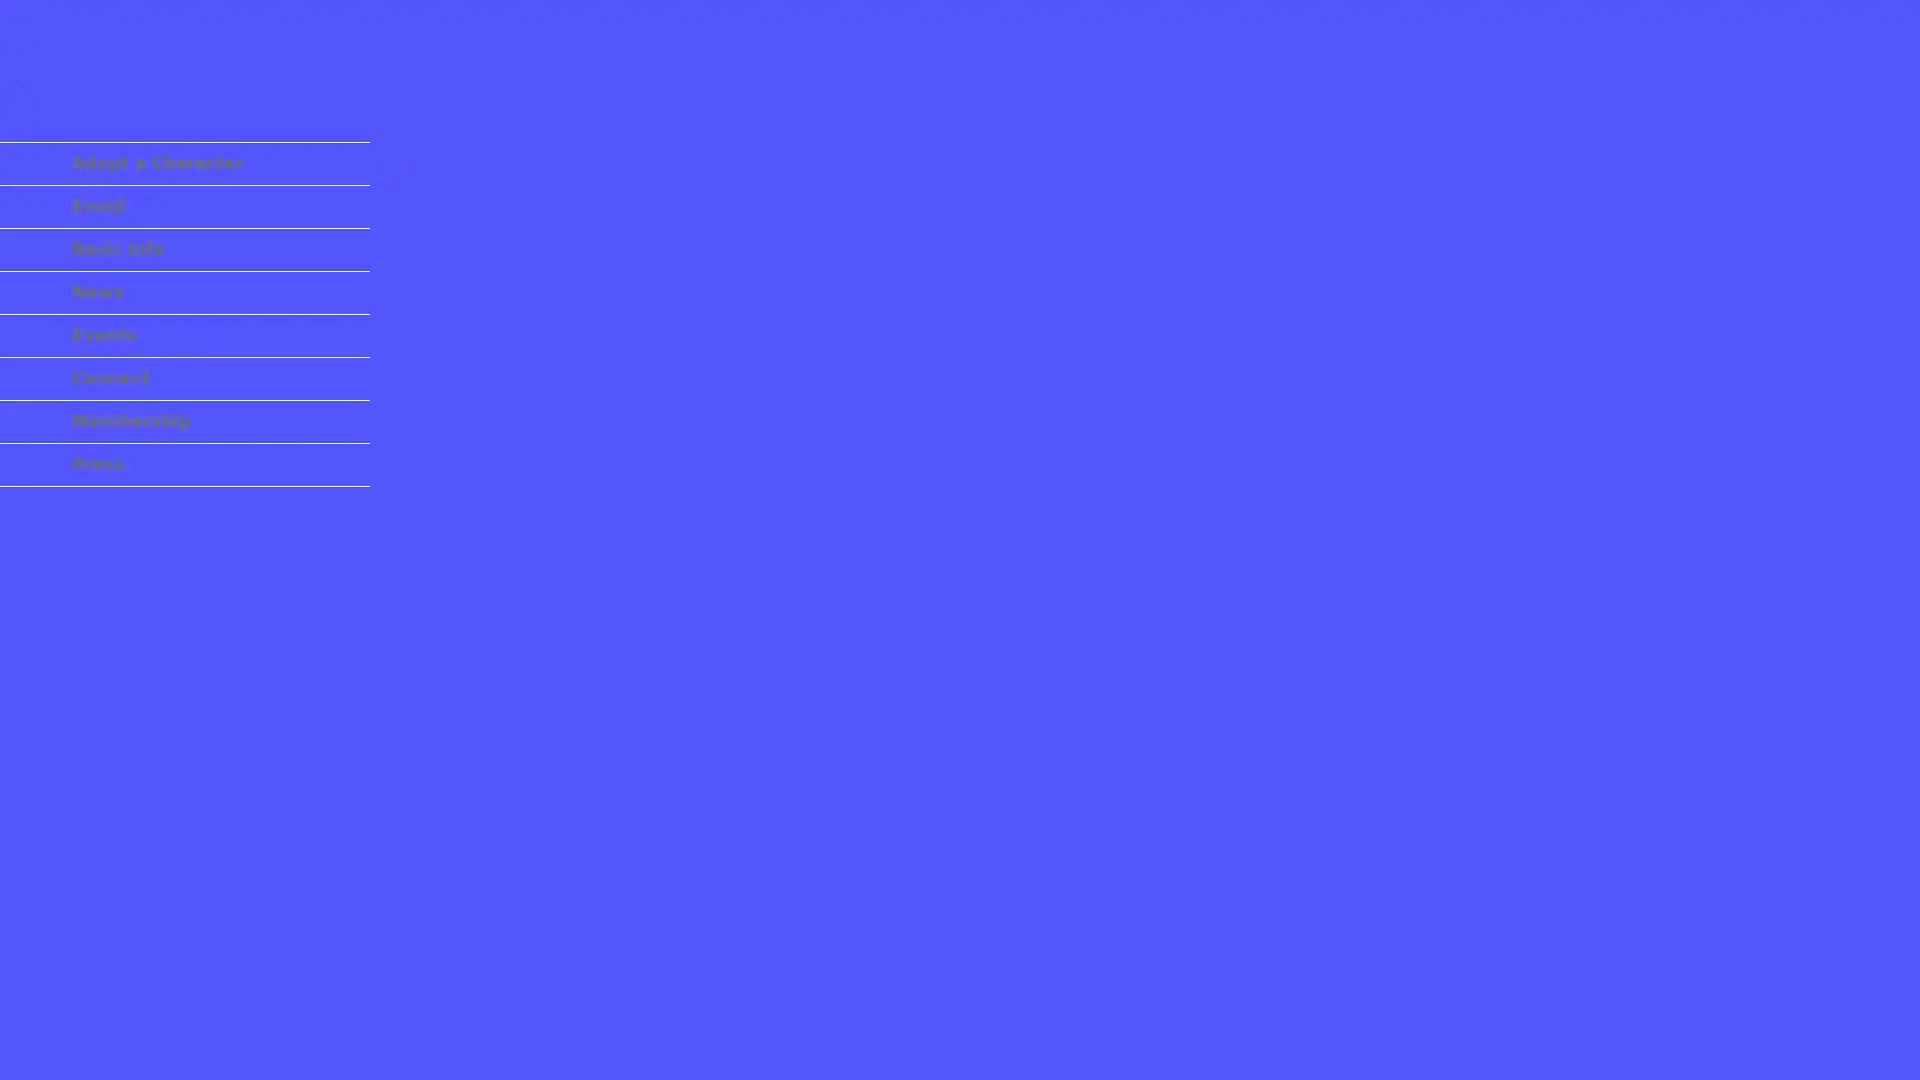  I want to click on U+30AC, so click(1222, 857).